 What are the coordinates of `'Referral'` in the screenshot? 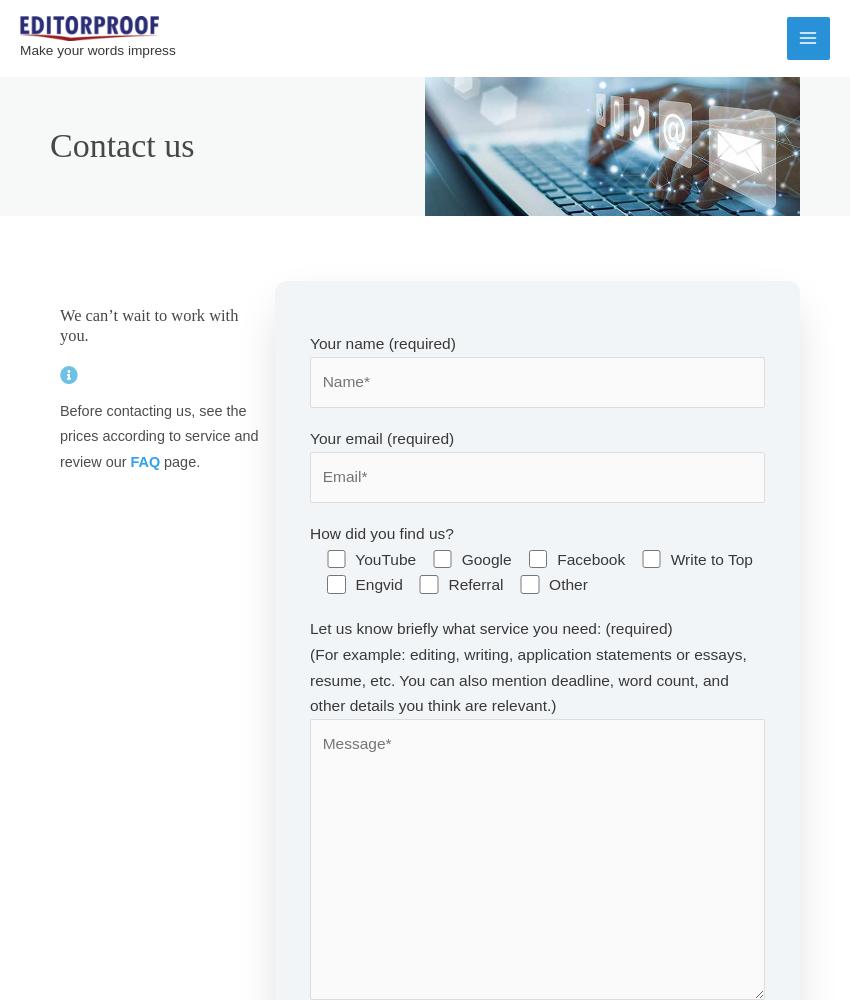 It's located at (475, 583).